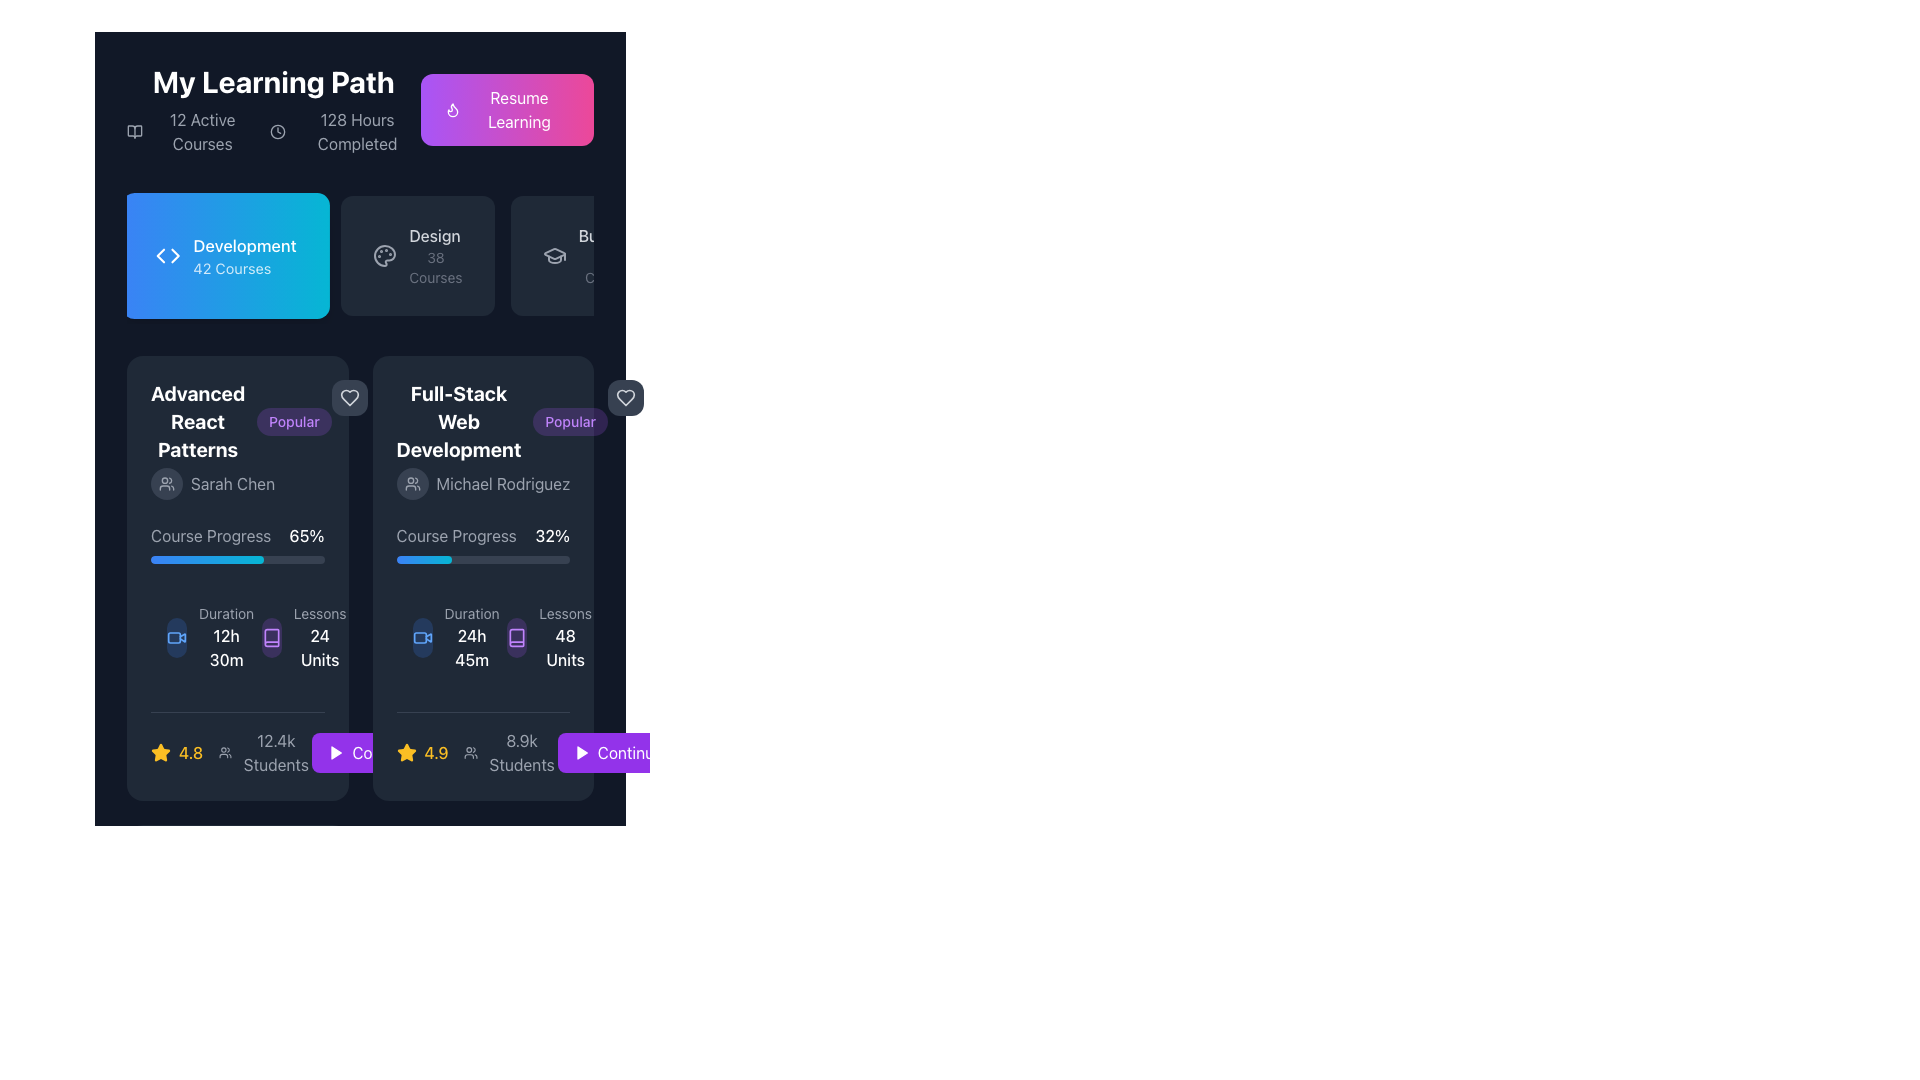 This screenshot has height=1080, width=1920. I want to click on the favorite button for the "Advanced React Patterns" course, located in the top-right corner of the card near the "Popular" tag to change its appearance, so click(349, 397).